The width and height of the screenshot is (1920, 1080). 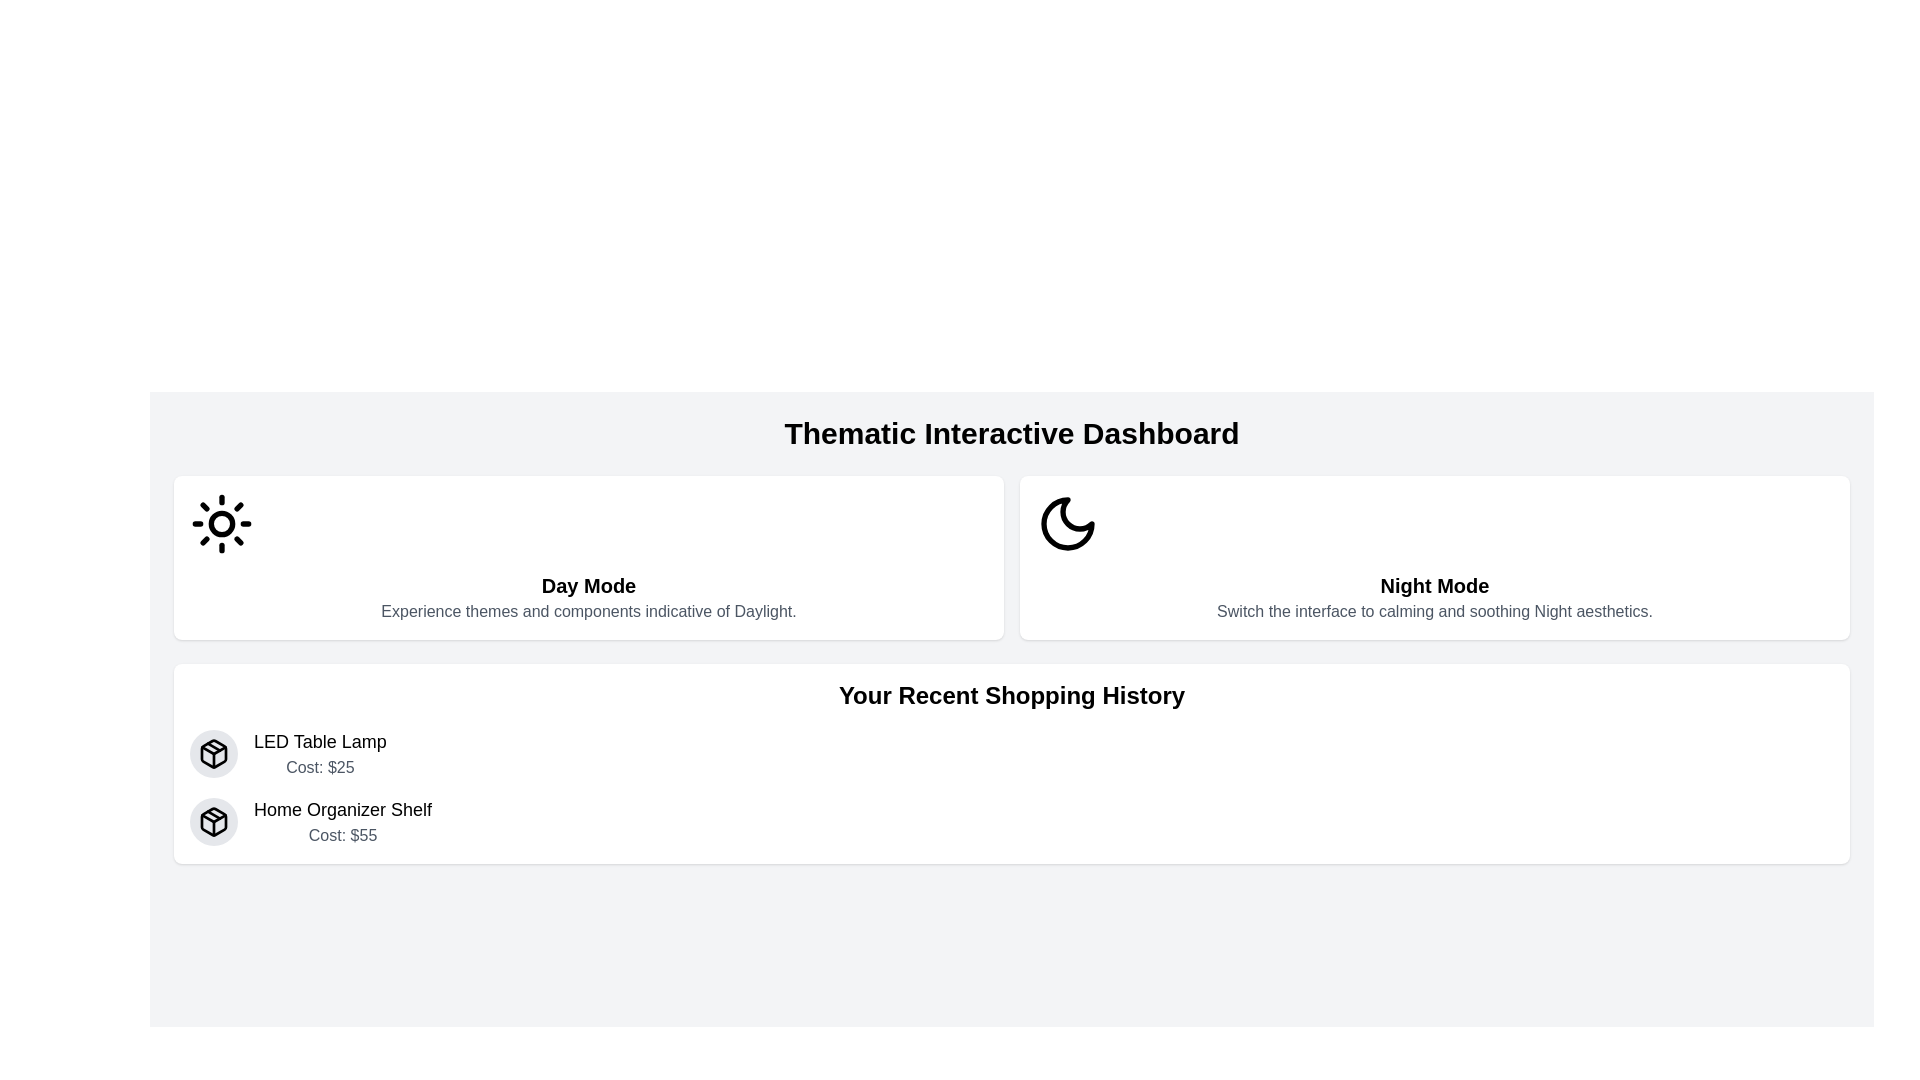 What do you see at coordinates (214, 821) in the screenshot?
I see `the triangularly beveled box shape that resembles a package, which is centrally positioned within the package icon` at bounding box center [214, 821].